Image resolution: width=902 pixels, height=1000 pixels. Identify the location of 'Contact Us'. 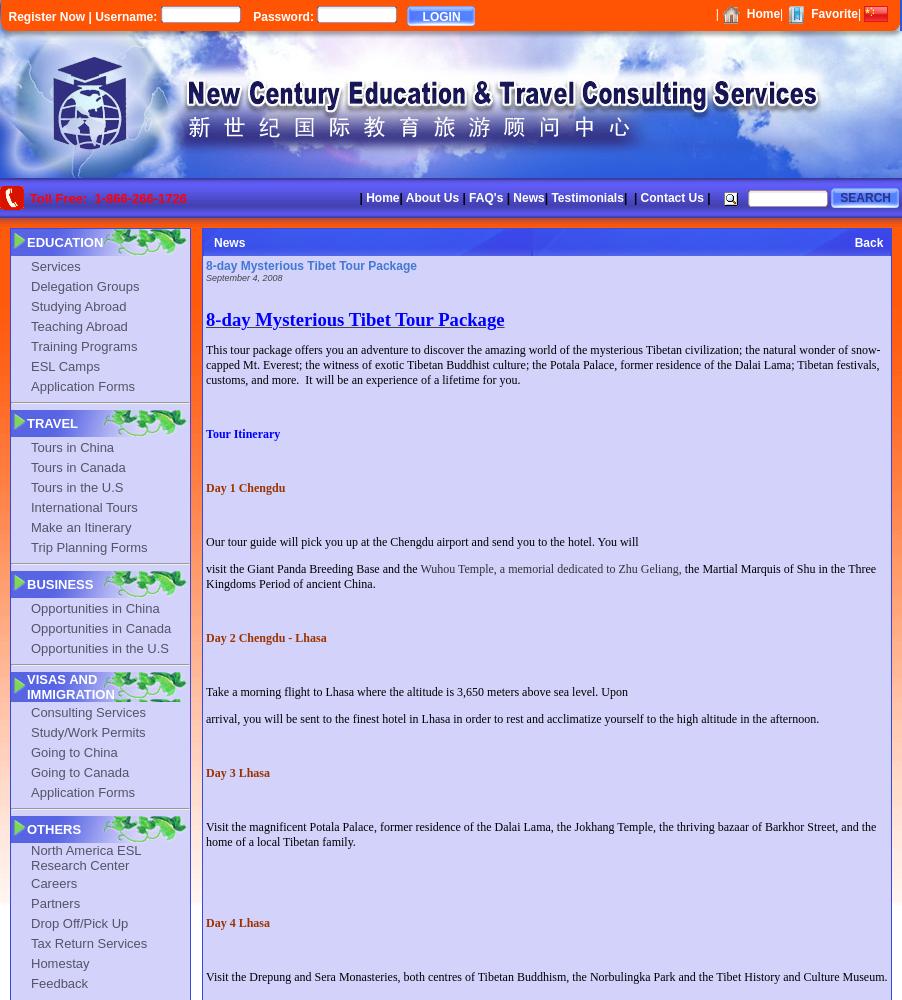
(638, 197).